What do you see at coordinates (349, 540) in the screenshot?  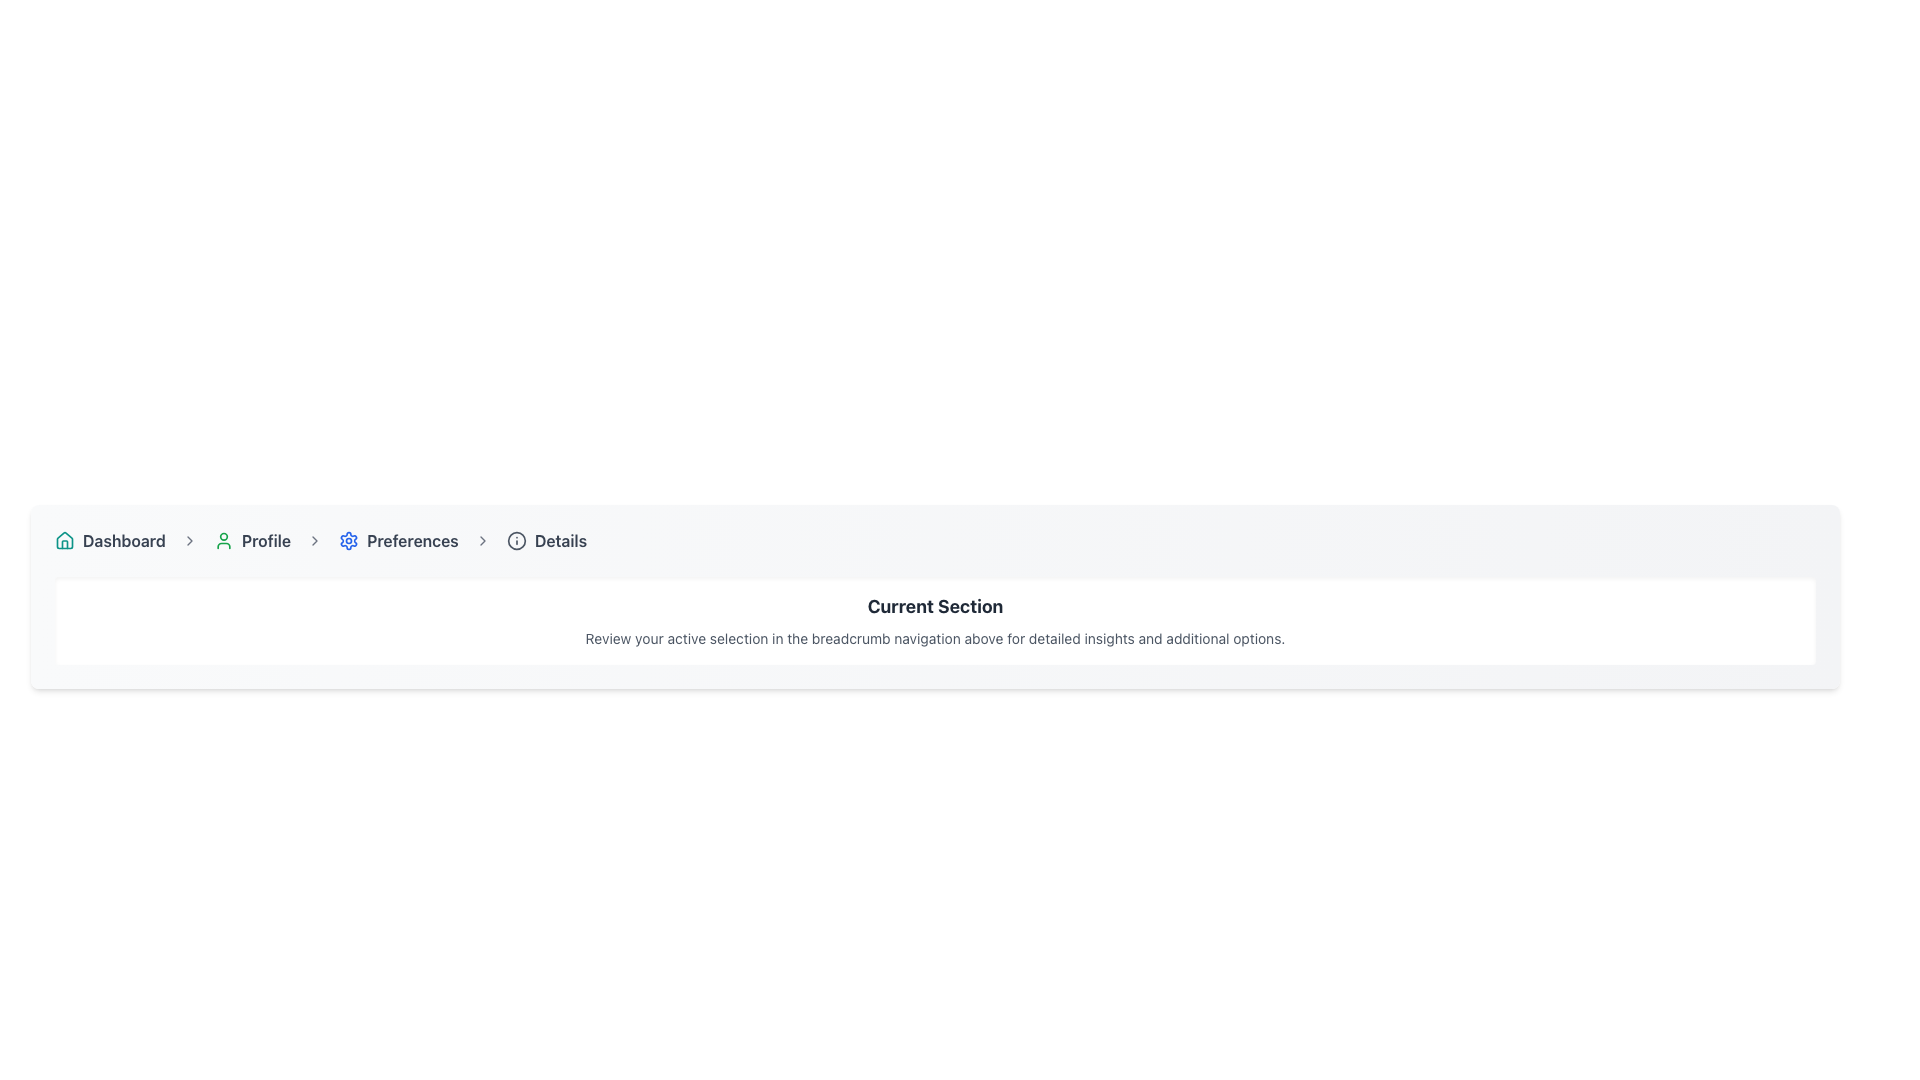 I see `the settings icon graphic located in the breadcrumb navigation bar, positioned immediately before the text 'Preferences'` at bounding box center [349, 540].